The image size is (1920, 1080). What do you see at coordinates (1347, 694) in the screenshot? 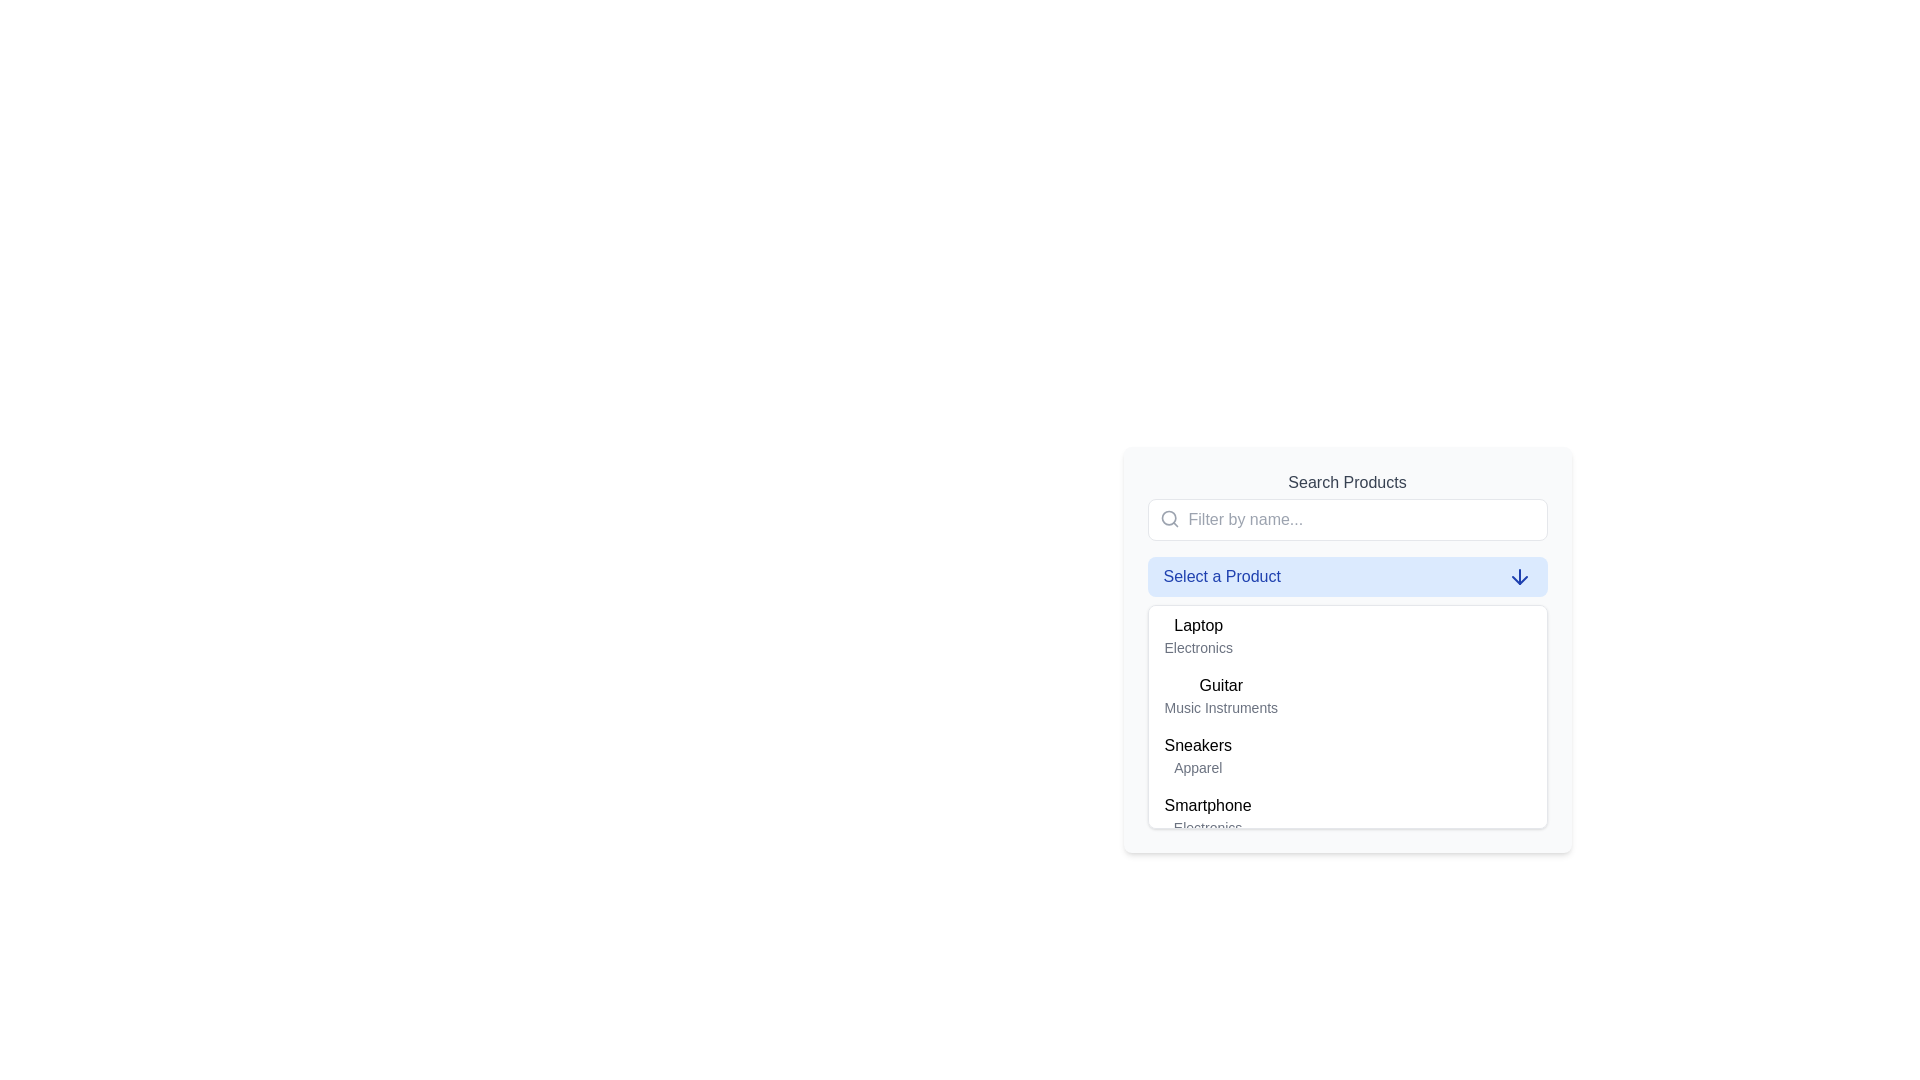
I see `the 'Guitar' item in the dropdown menu, which is the second item below 'Laptop' and above 'Sneakers'` at bounding box center [1347, 694].